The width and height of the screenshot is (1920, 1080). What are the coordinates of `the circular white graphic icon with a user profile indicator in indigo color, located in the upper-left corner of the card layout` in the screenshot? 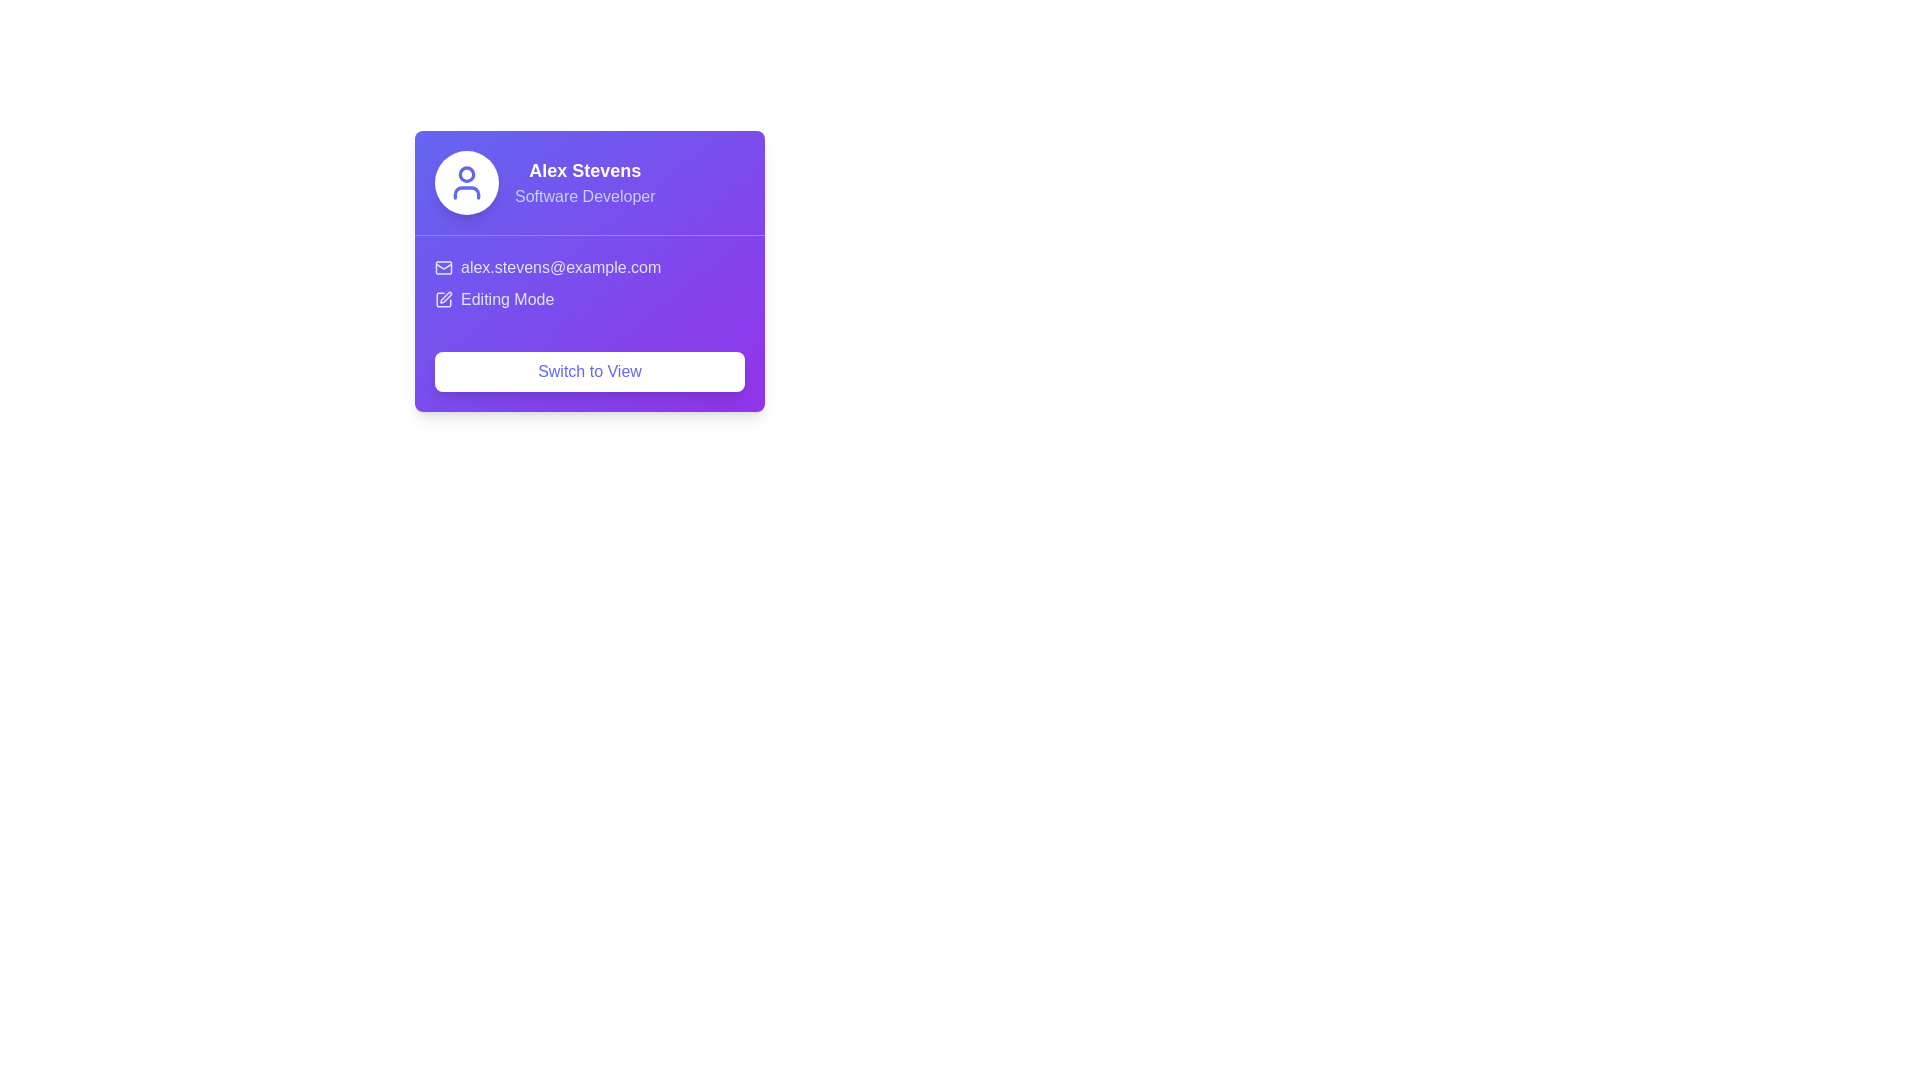 It's located at (465, 182).